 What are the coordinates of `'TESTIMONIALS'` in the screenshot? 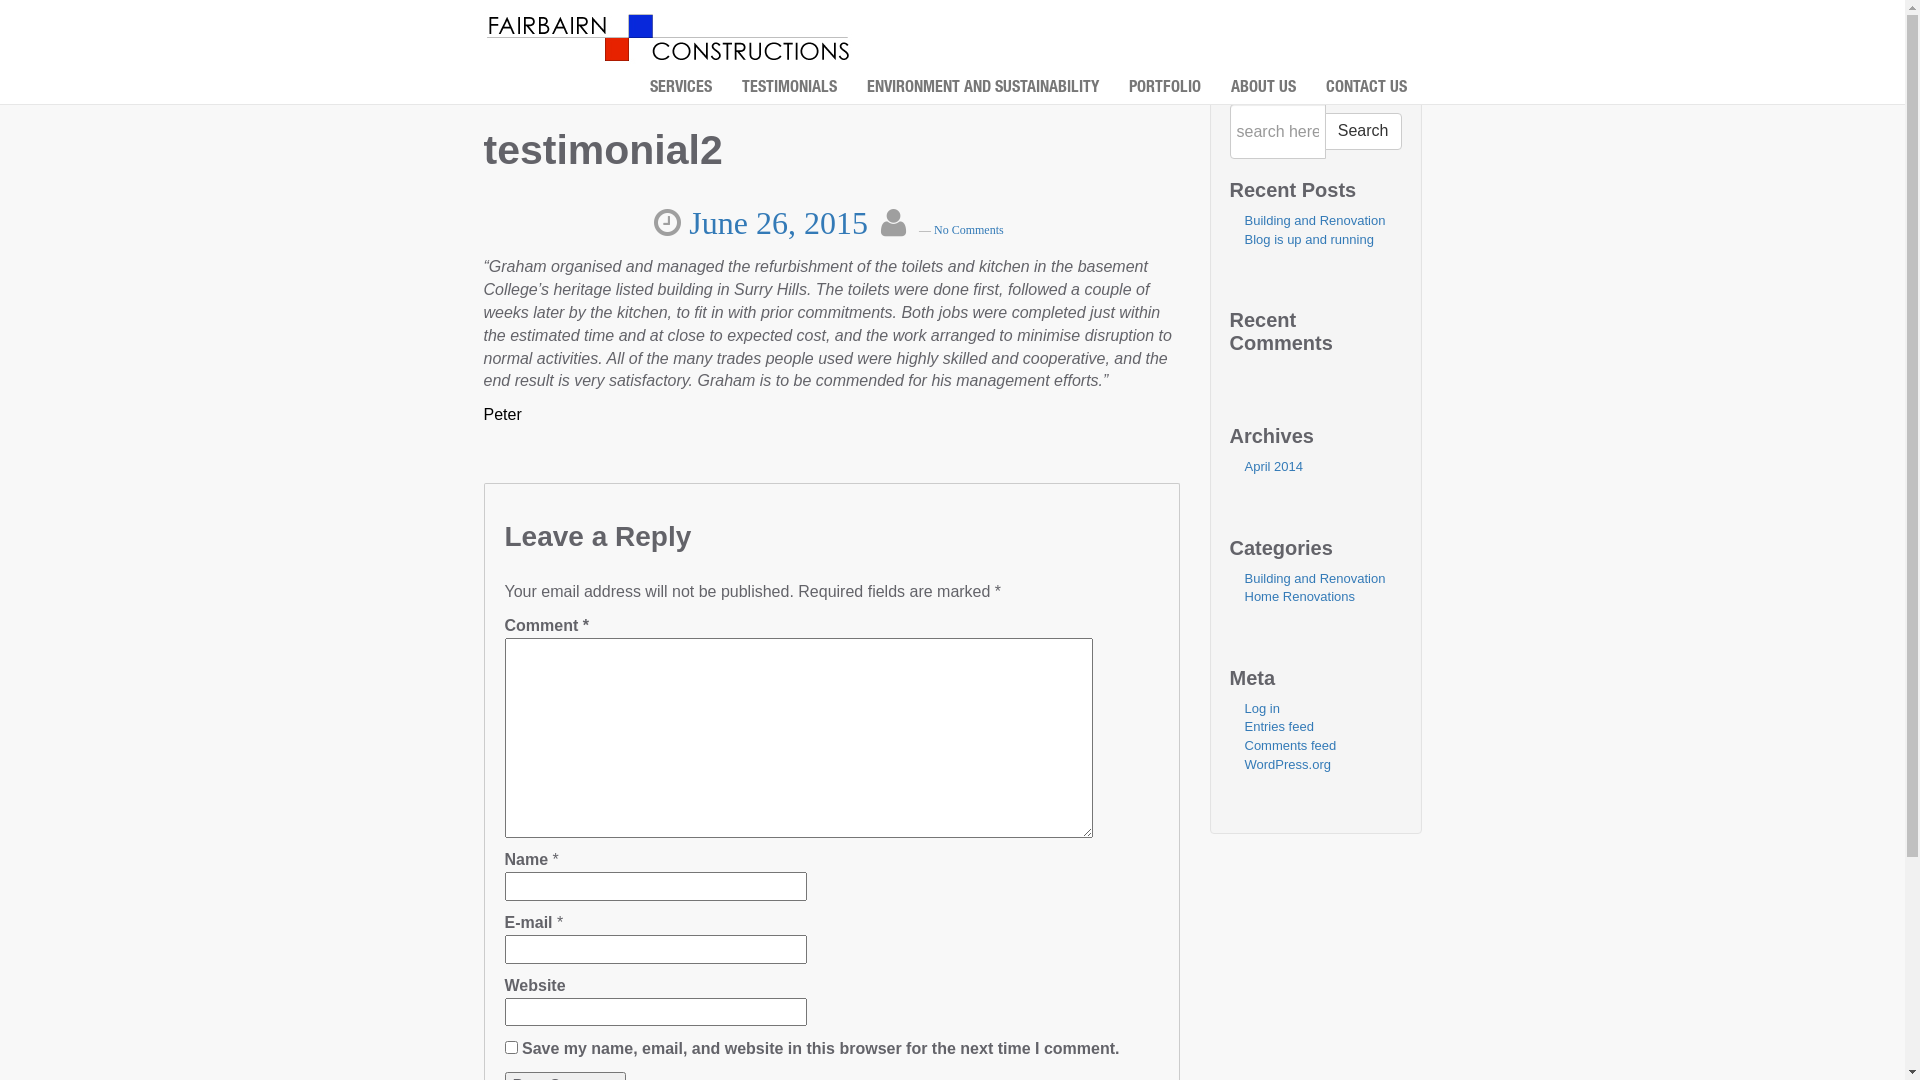 It's located at (787, 87).